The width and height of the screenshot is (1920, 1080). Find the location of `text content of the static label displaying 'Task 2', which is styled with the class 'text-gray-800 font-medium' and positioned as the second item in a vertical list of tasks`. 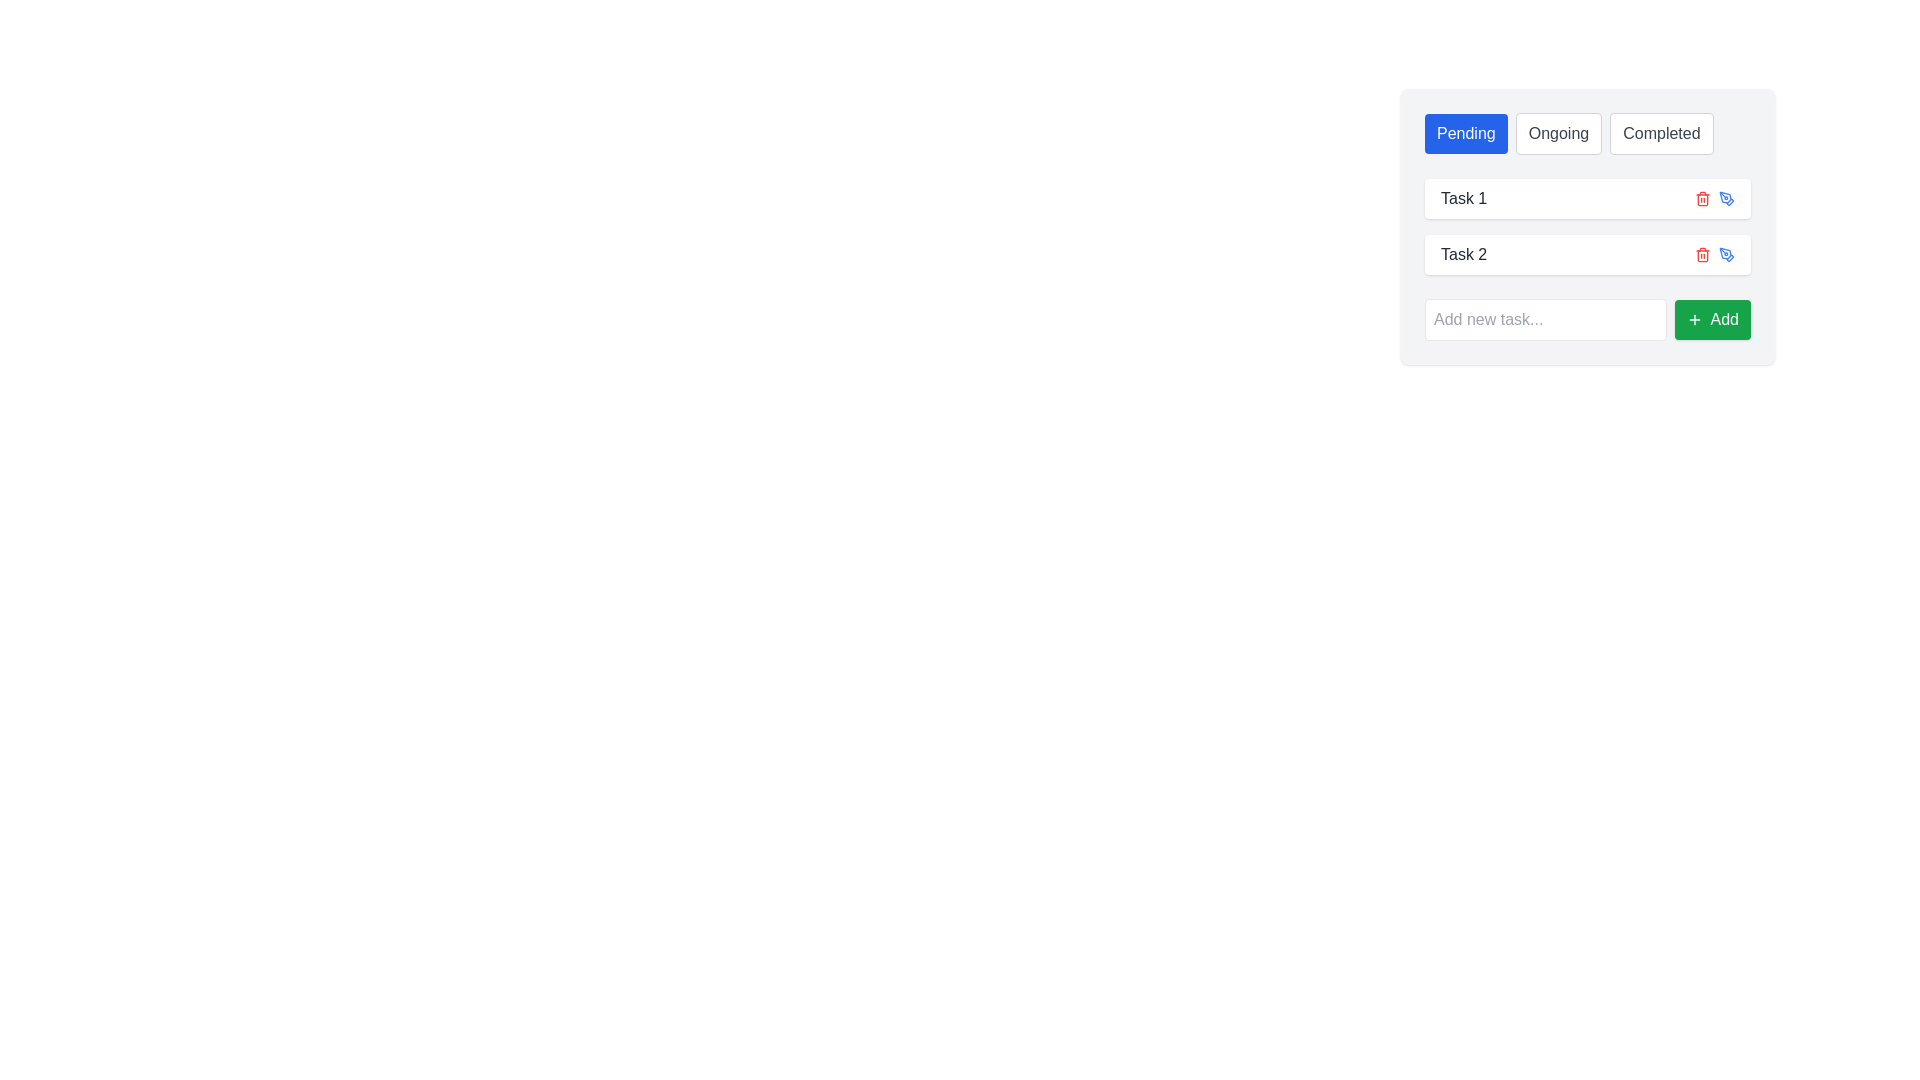

text content of the static label displaying 'Task 2', which is styled with the class 'text-gray-800 font-medium' and positioned as the second item in a vertical list of tasks is located at coordinates (1464, 253).